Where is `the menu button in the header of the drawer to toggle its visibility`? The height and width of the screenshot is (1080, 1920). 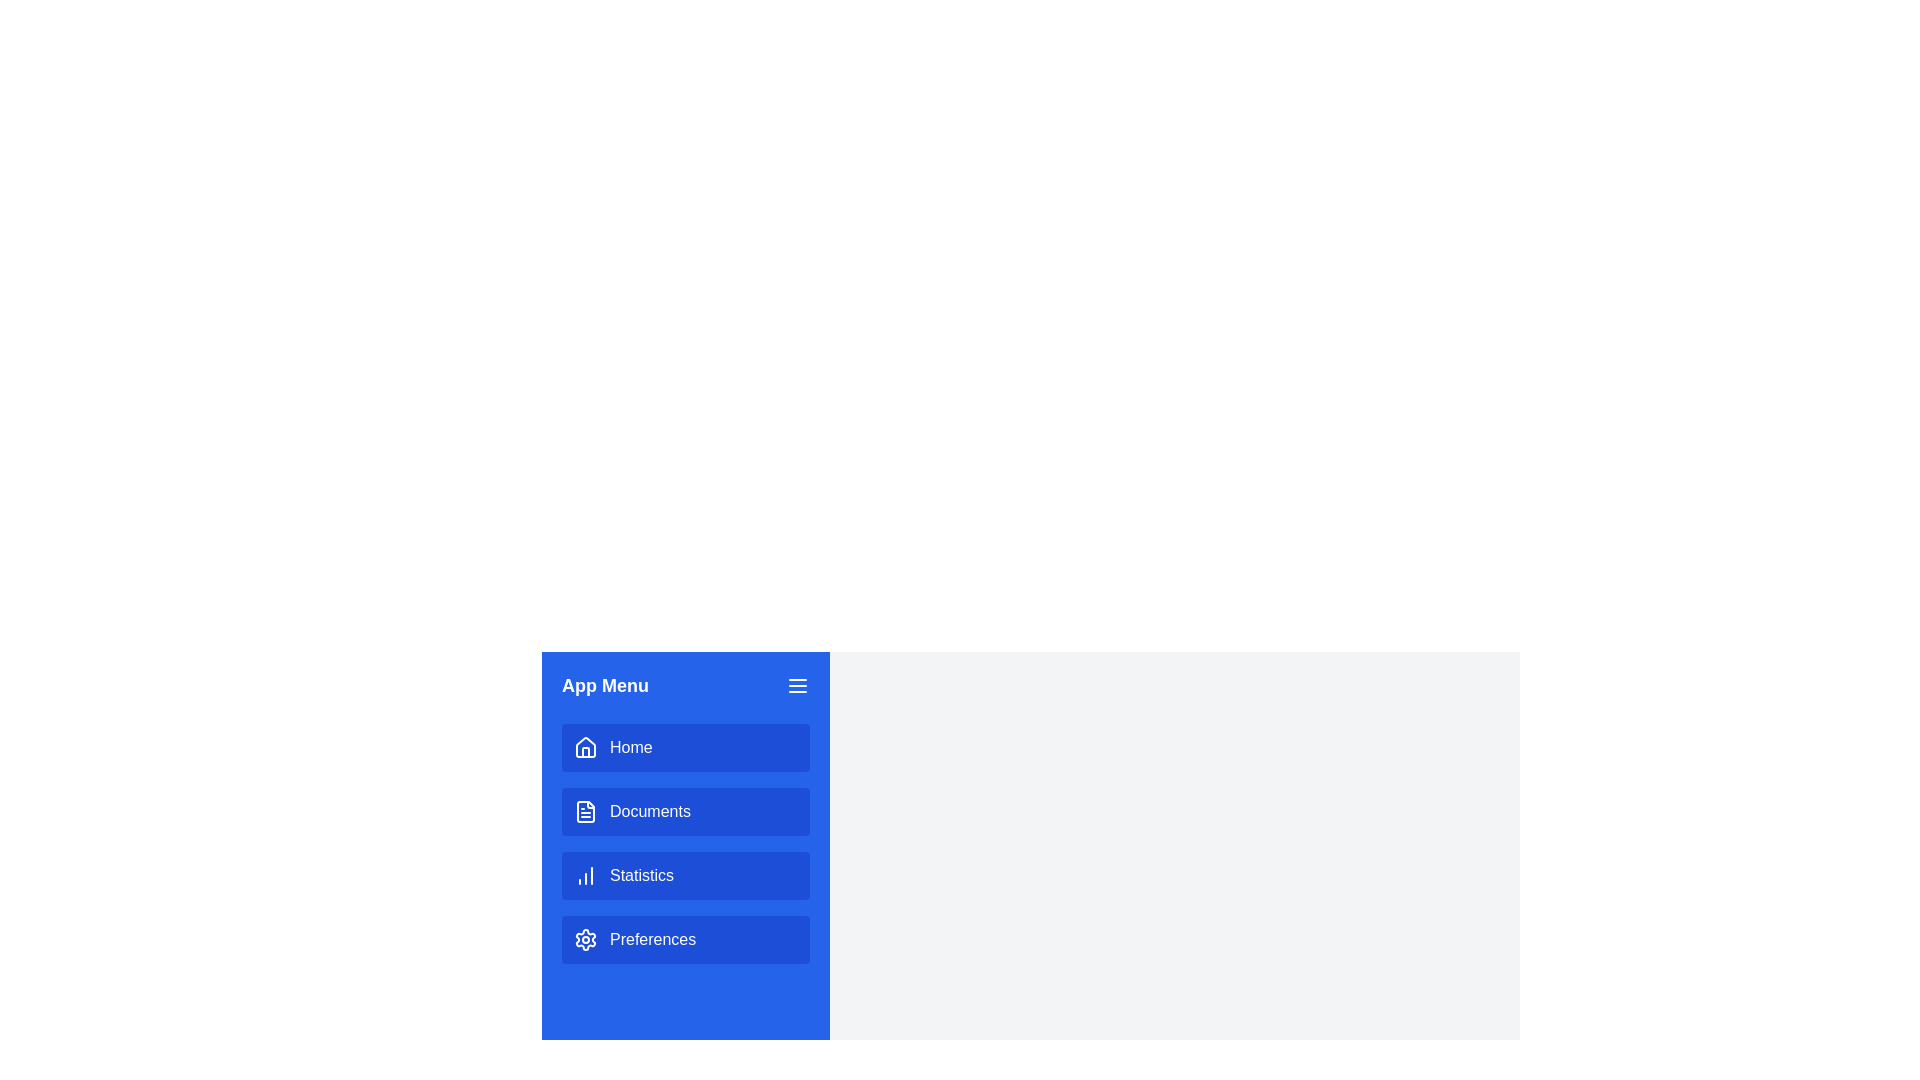
the menu button in the header of the drawer to toggle its visibility is located at coordinates (796, 685).